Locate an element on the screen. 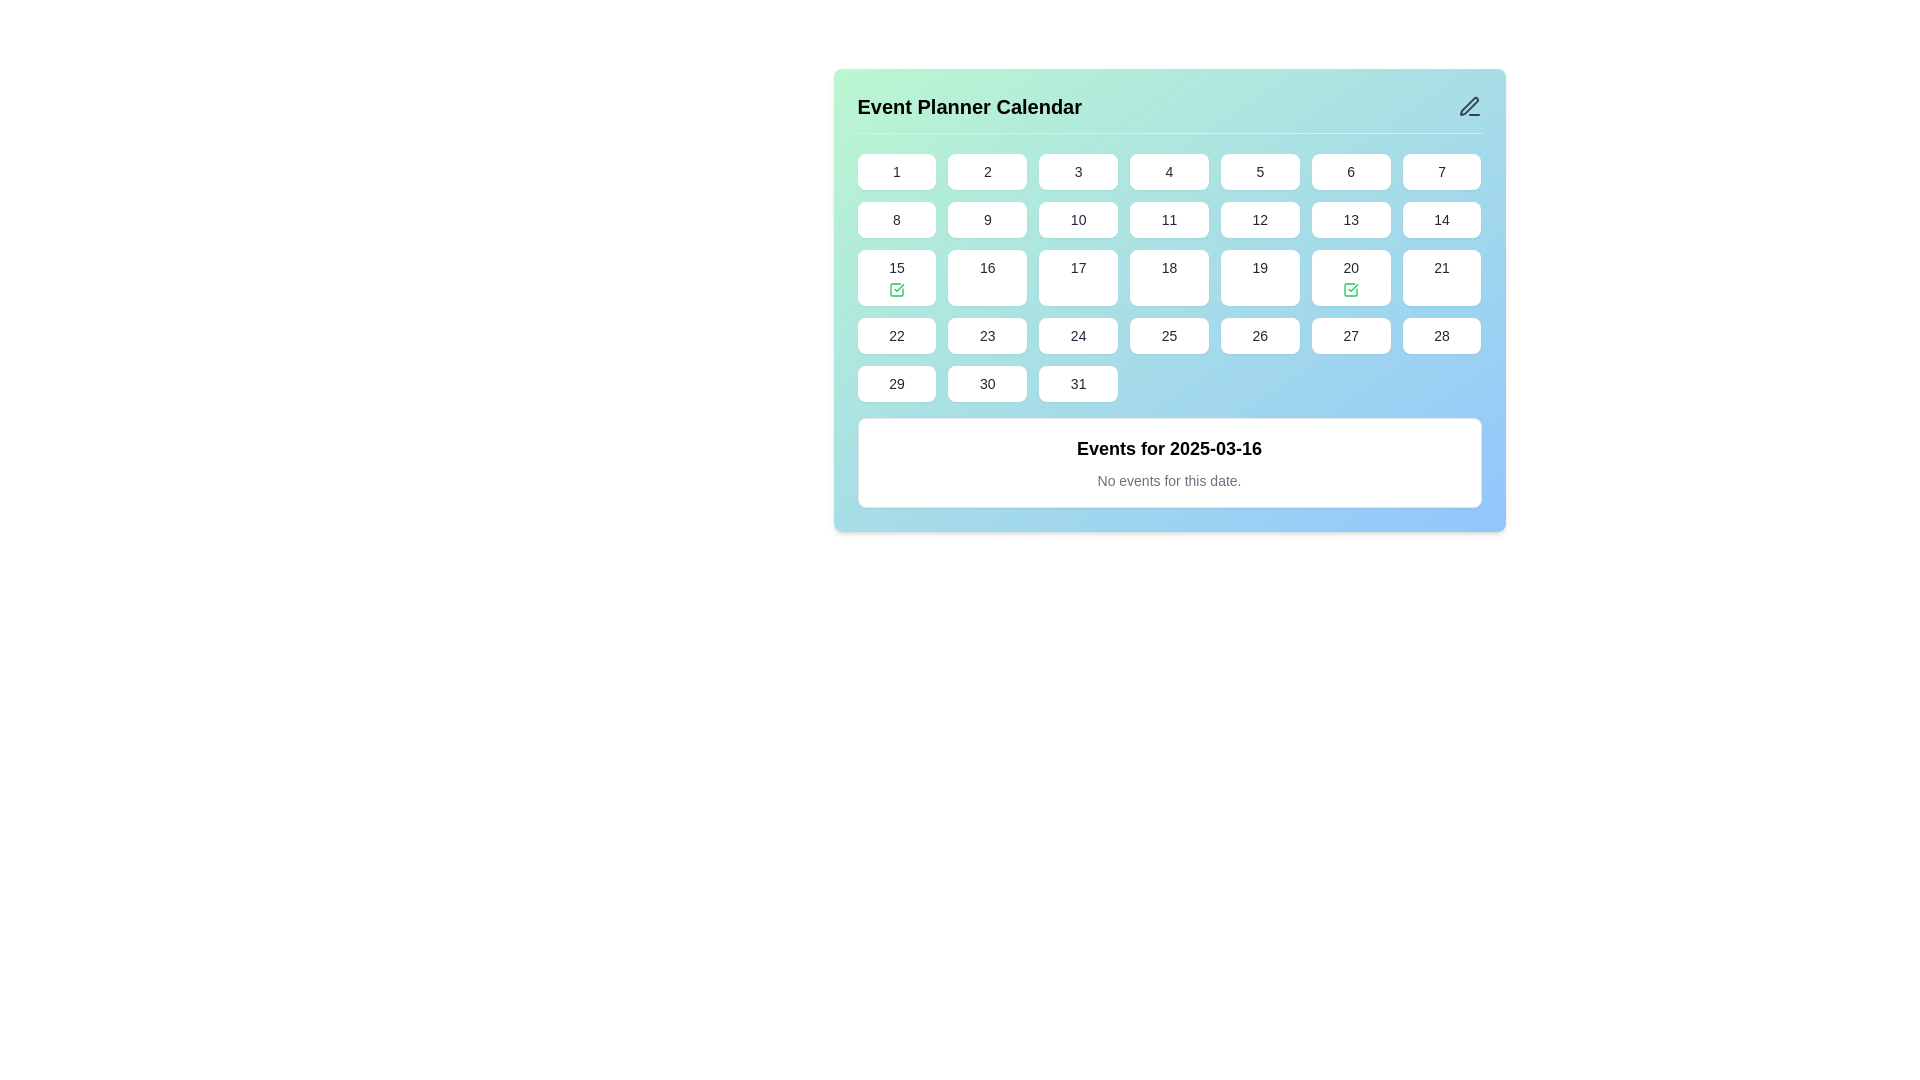 Image resolution: width=1920 pixels, height=1080 pixels. the date selection button labeled '17' in the third row and third column of the Event Planner Calendar interface is located at coordinates (1077, 277).